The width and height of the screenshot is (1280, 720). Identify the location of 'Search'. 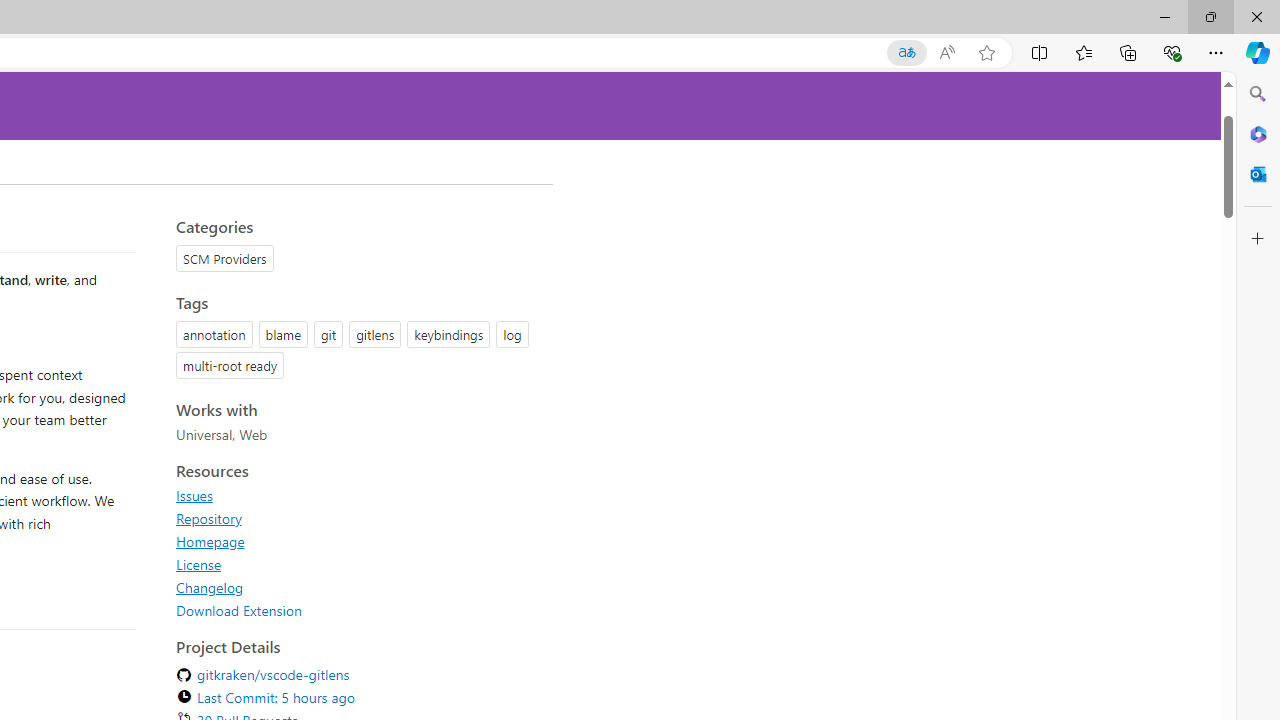
(1257, 94).